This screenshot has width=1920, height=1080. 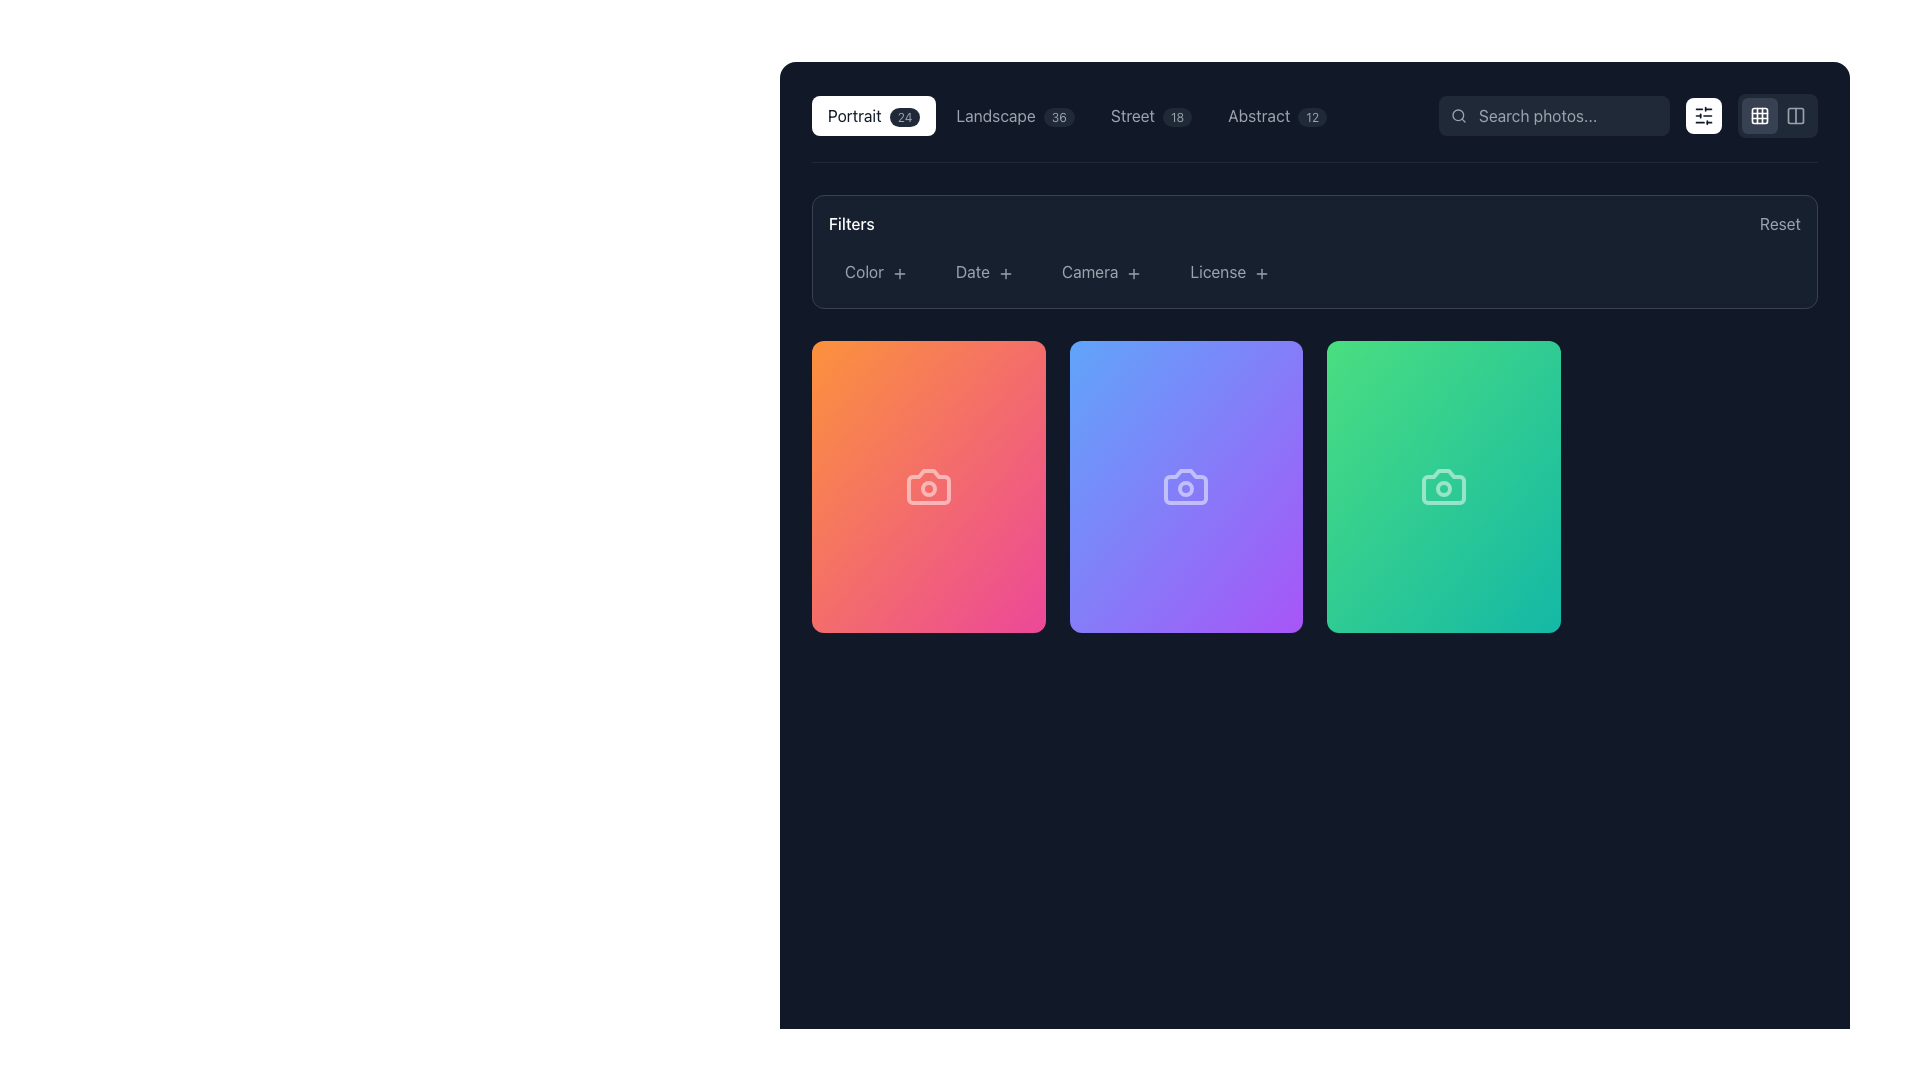 What do you see at coordinates (1101, 272) in the screenshot?
I see `the 'Camera' button with a gray font color and a '+' icon` at bounding box center [1101, 272].